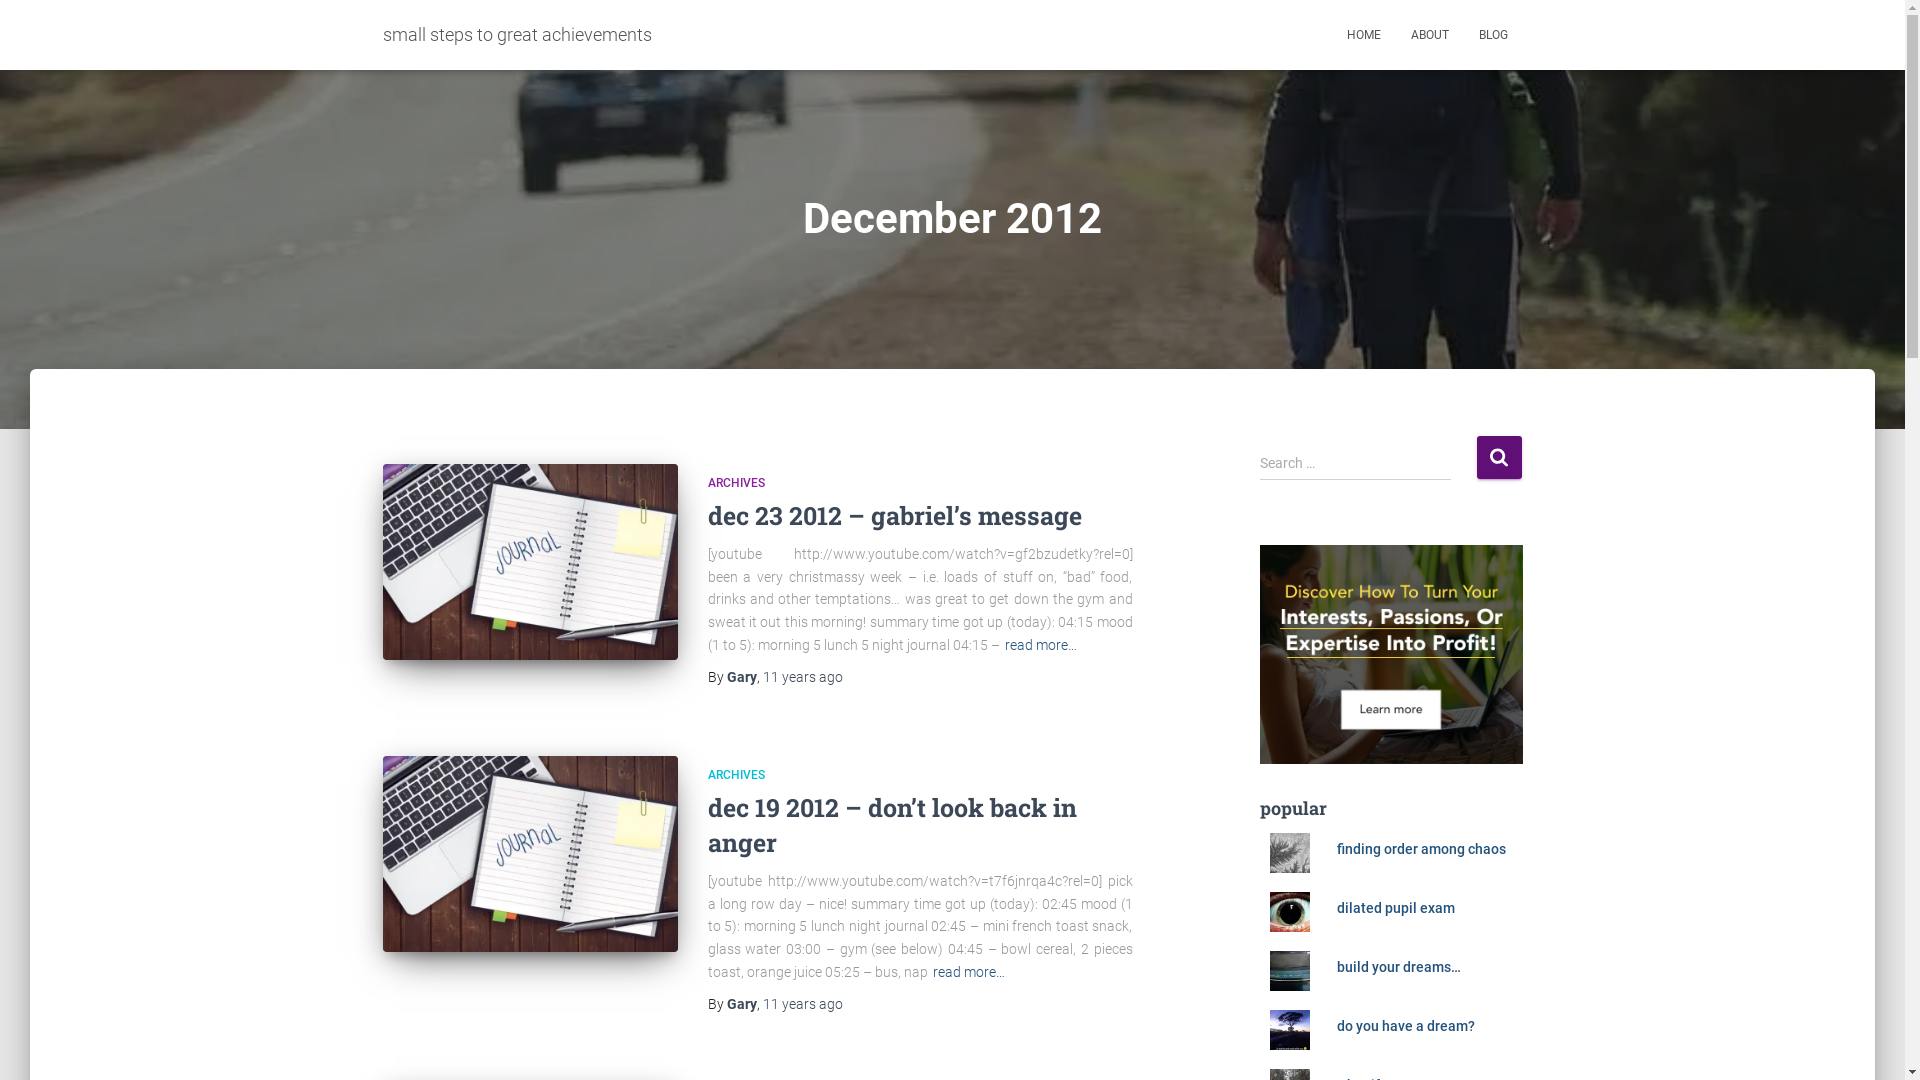  I want to click on 'BLOG', so click(1493, 34).